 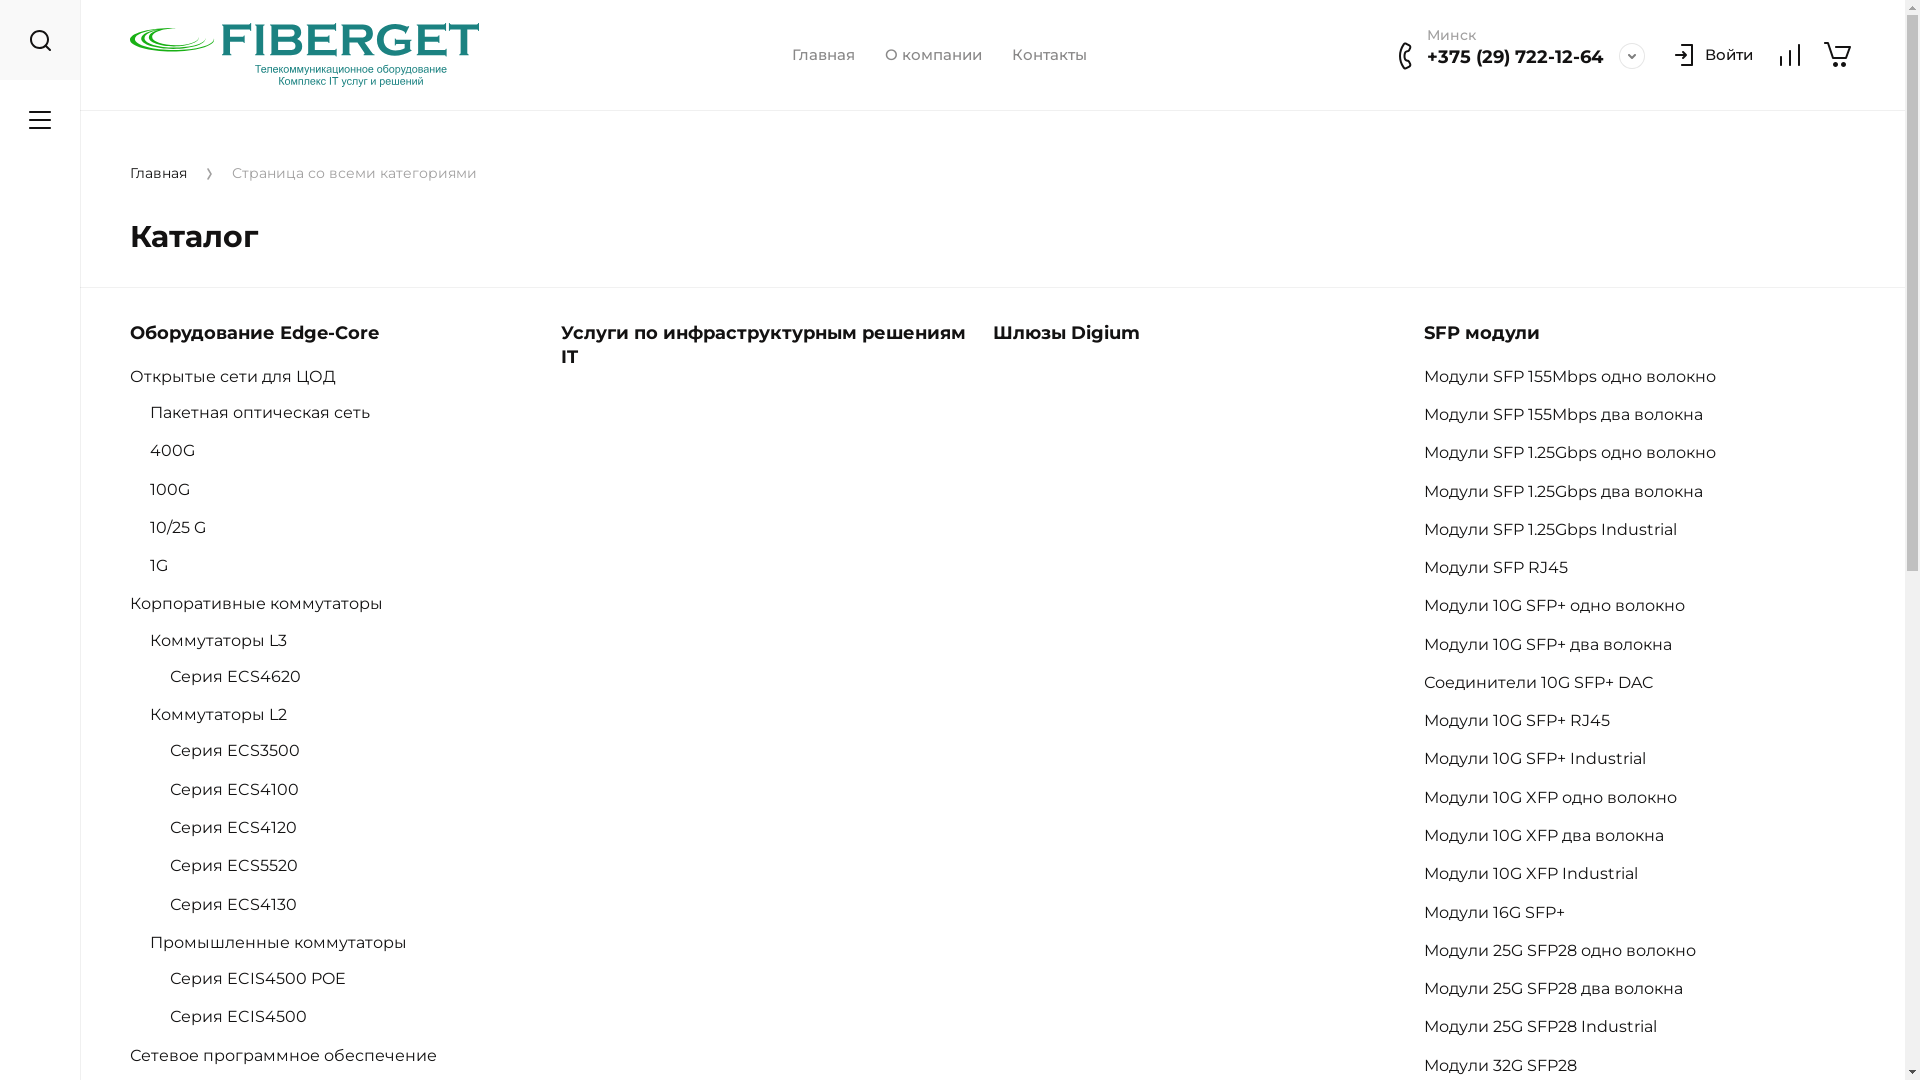 I want to click on '1G', so click(x=168, y=565).